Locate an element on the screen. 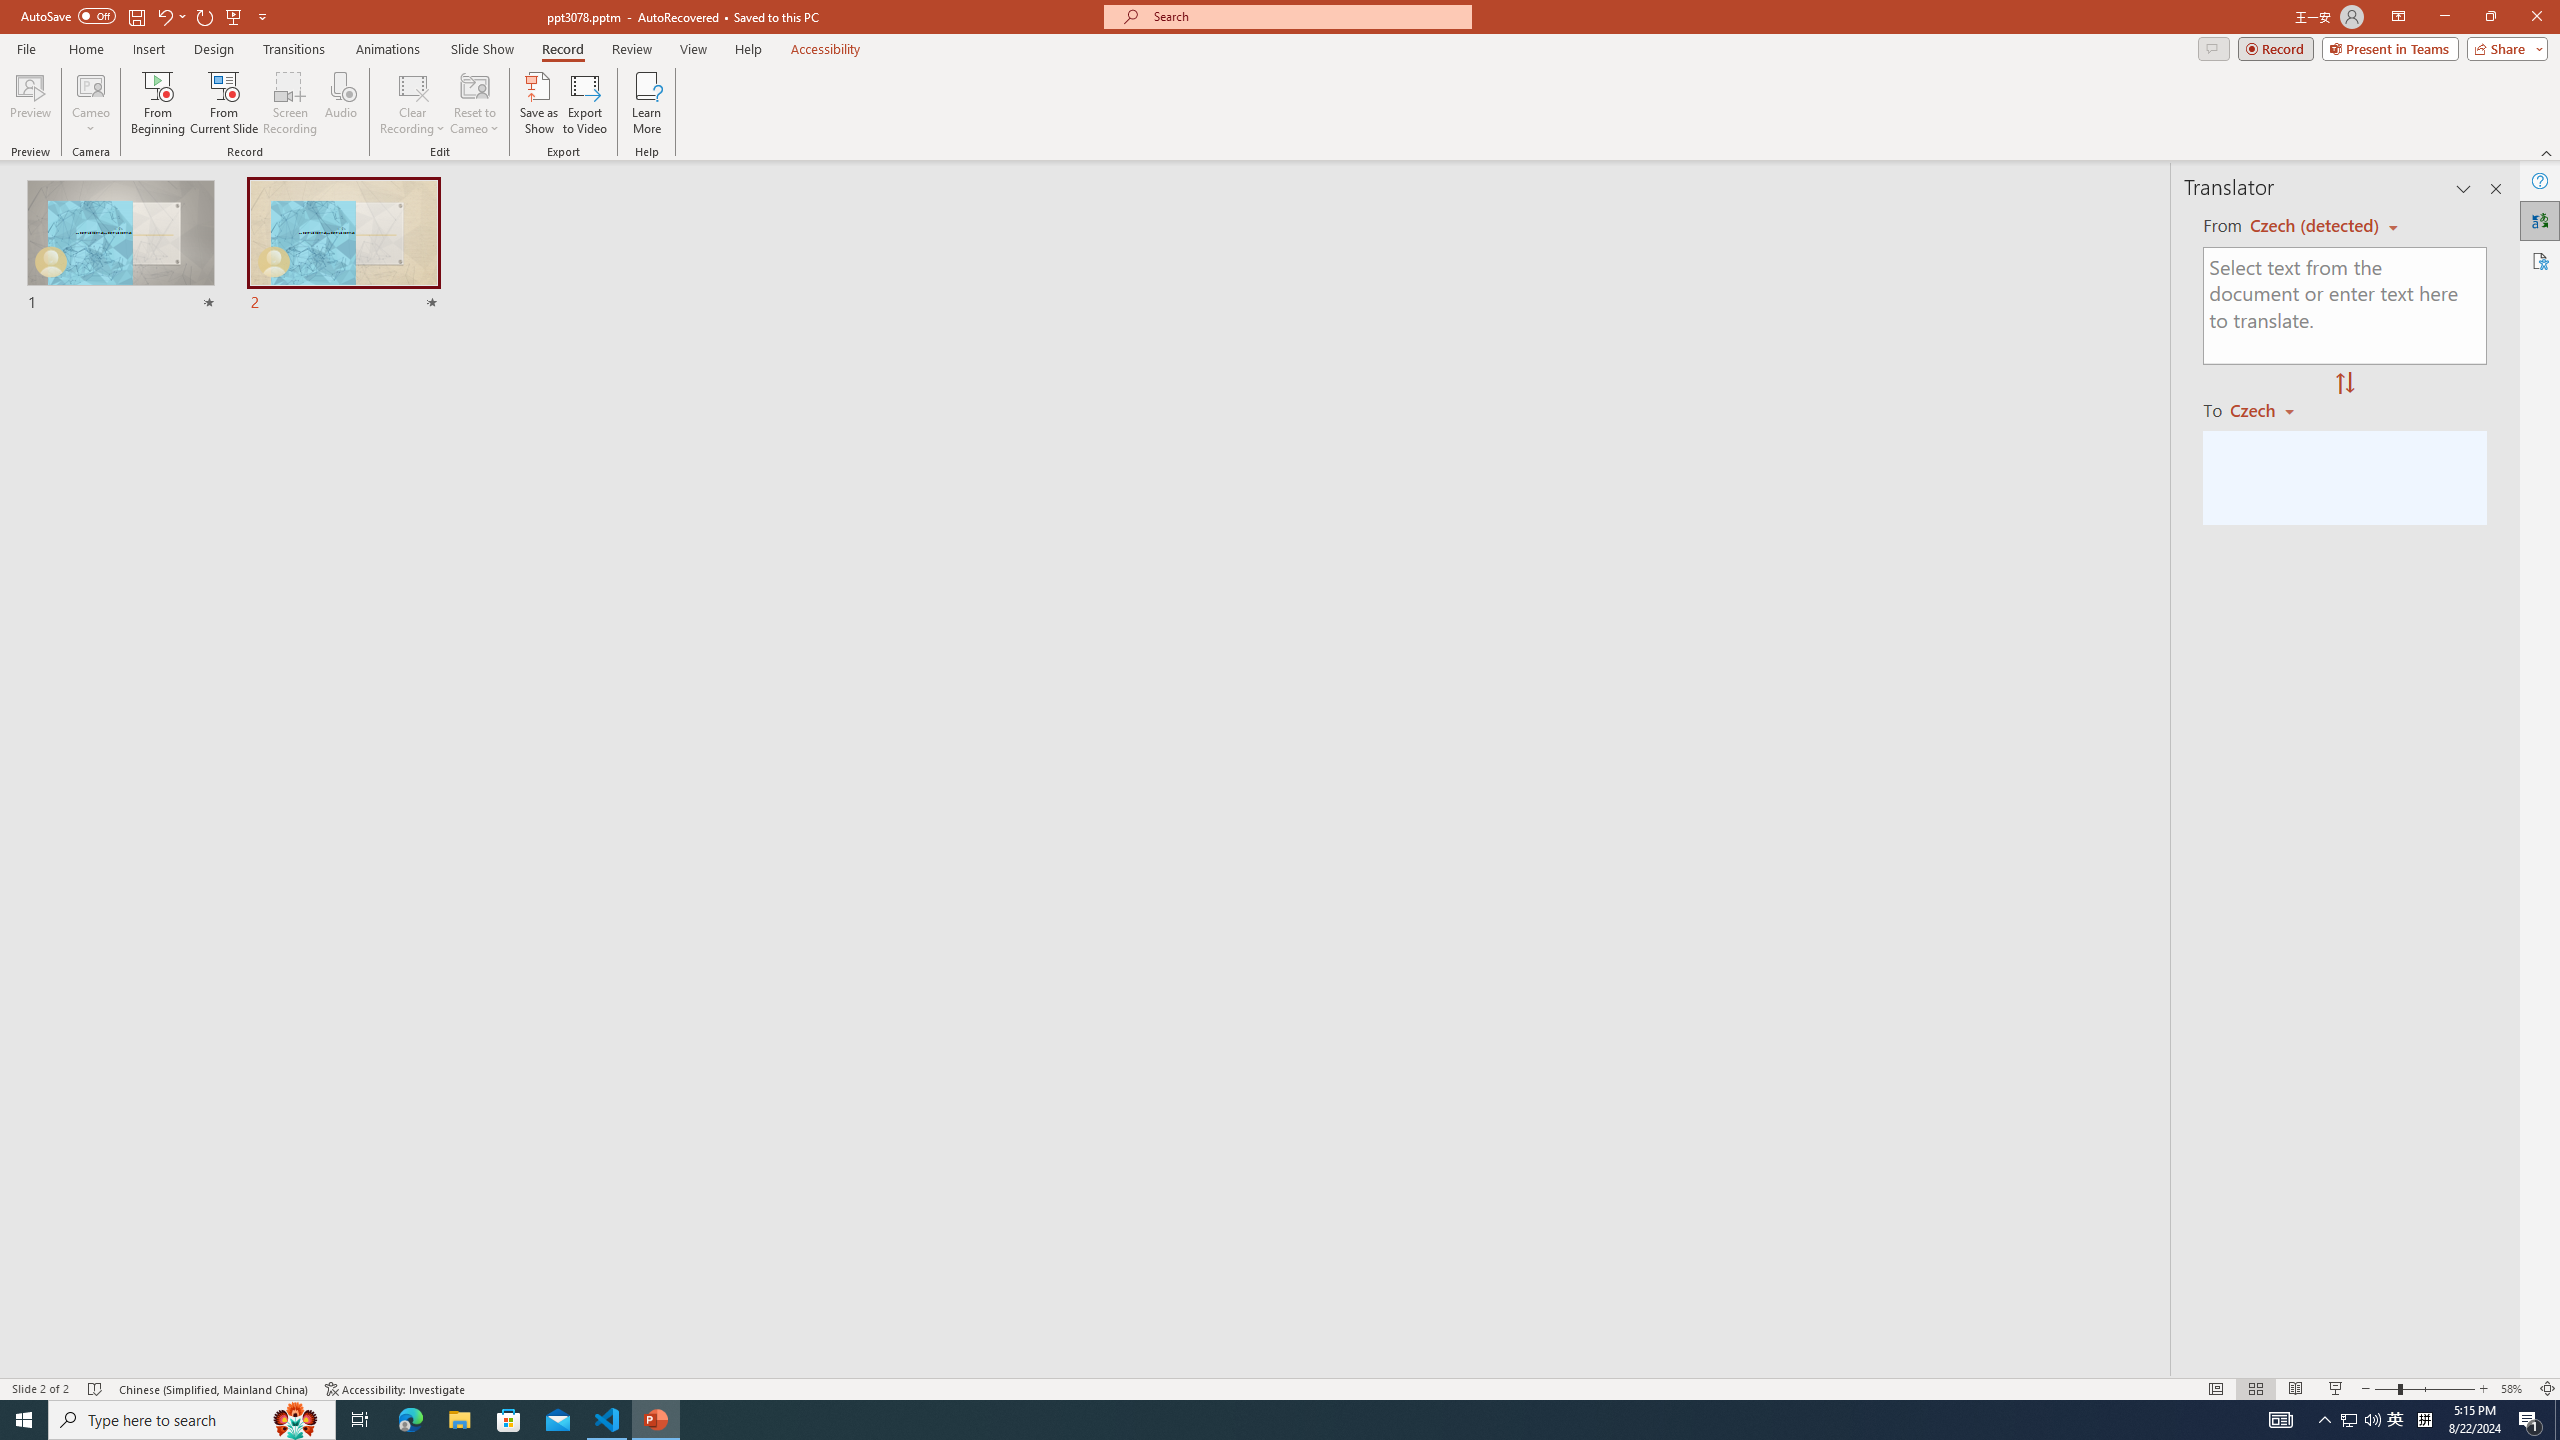 The width and height of the screenshot is (2560, 1440). 'Reset to Cameo' is located at coordinates (473, 103).